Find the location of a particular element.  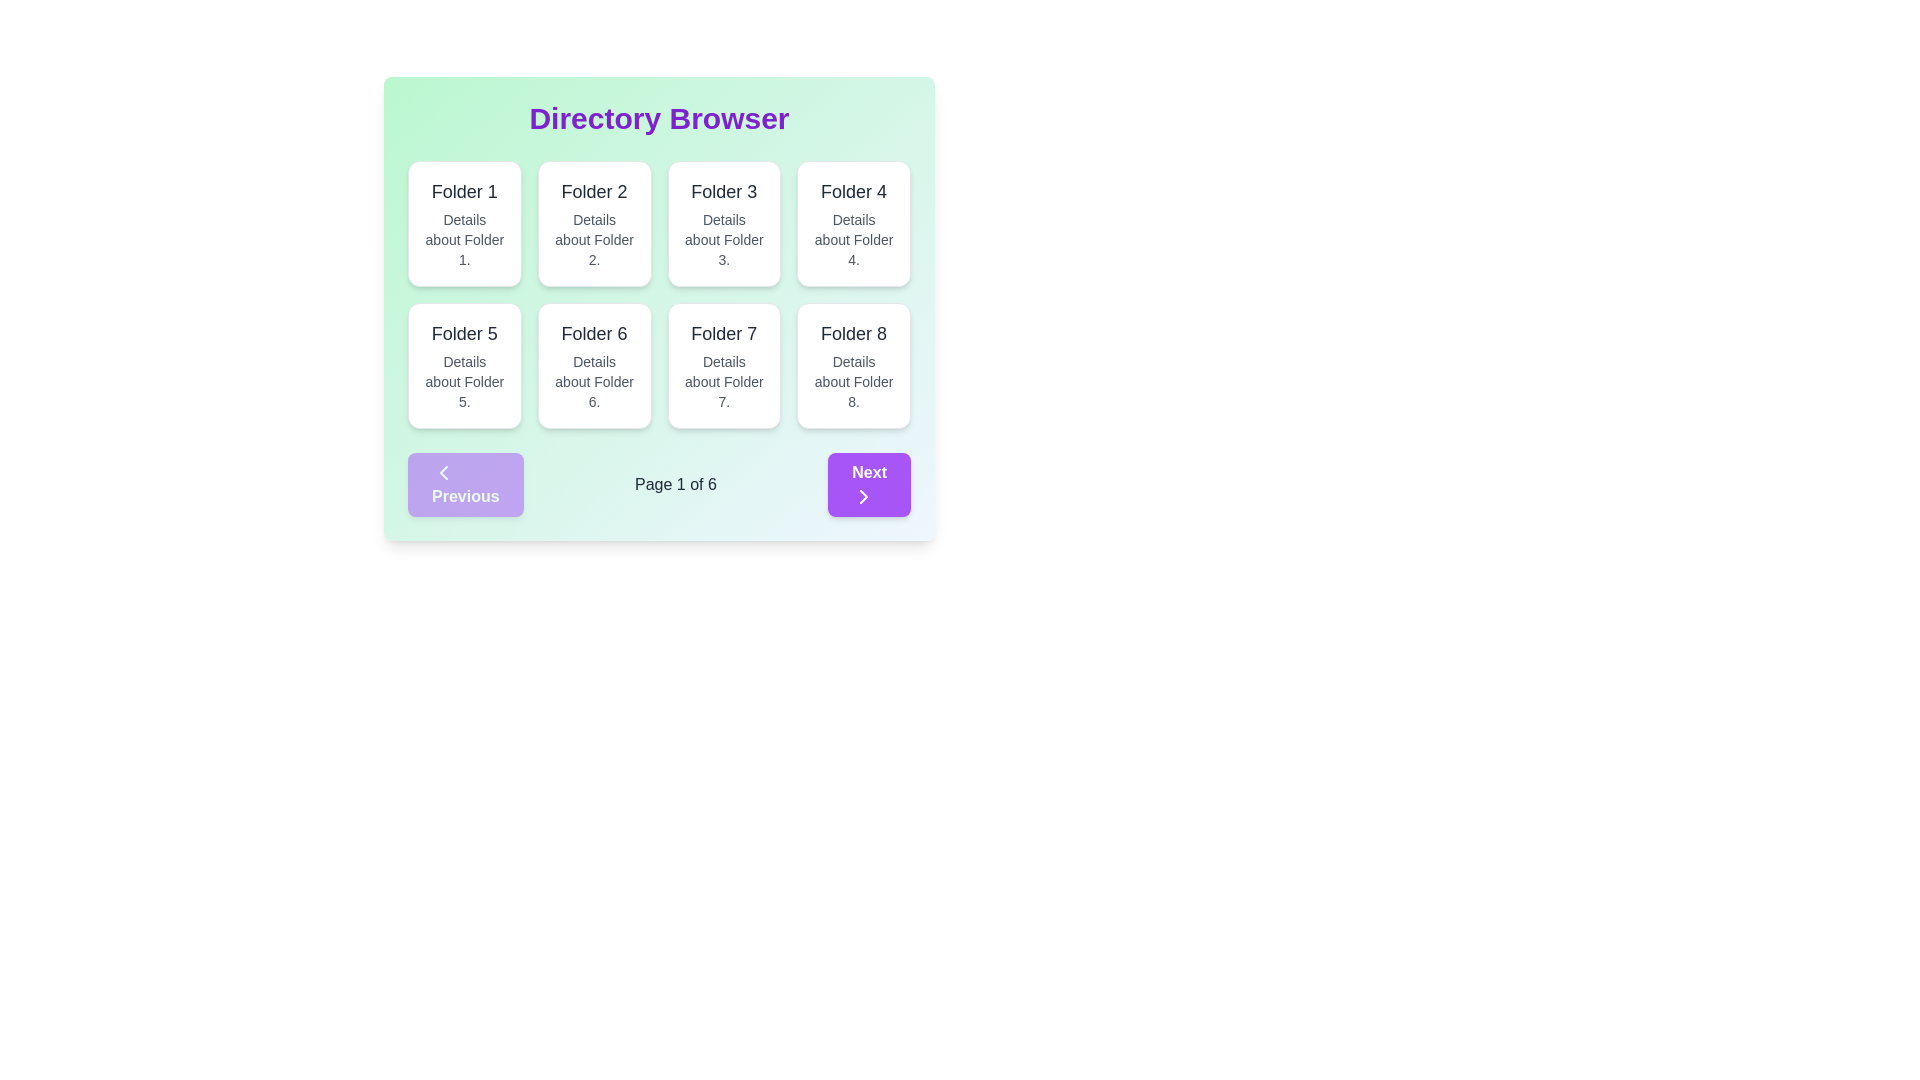

the rightward-pointing chevron arrow icon, which is part of the 'Next' button located in the main navigation area at the bottom of the interface is located at coordinates (864, 496).